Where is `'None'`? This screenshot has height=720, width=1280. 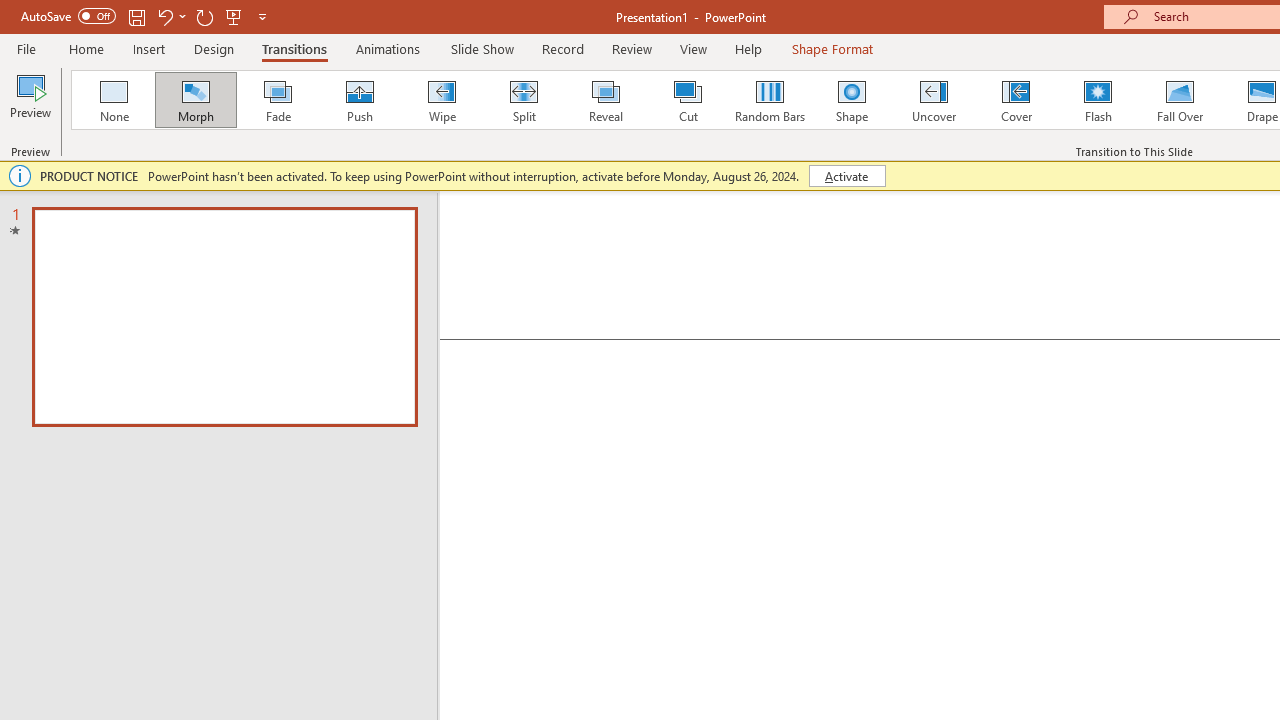
'None' is located at coordinates (112, 100).